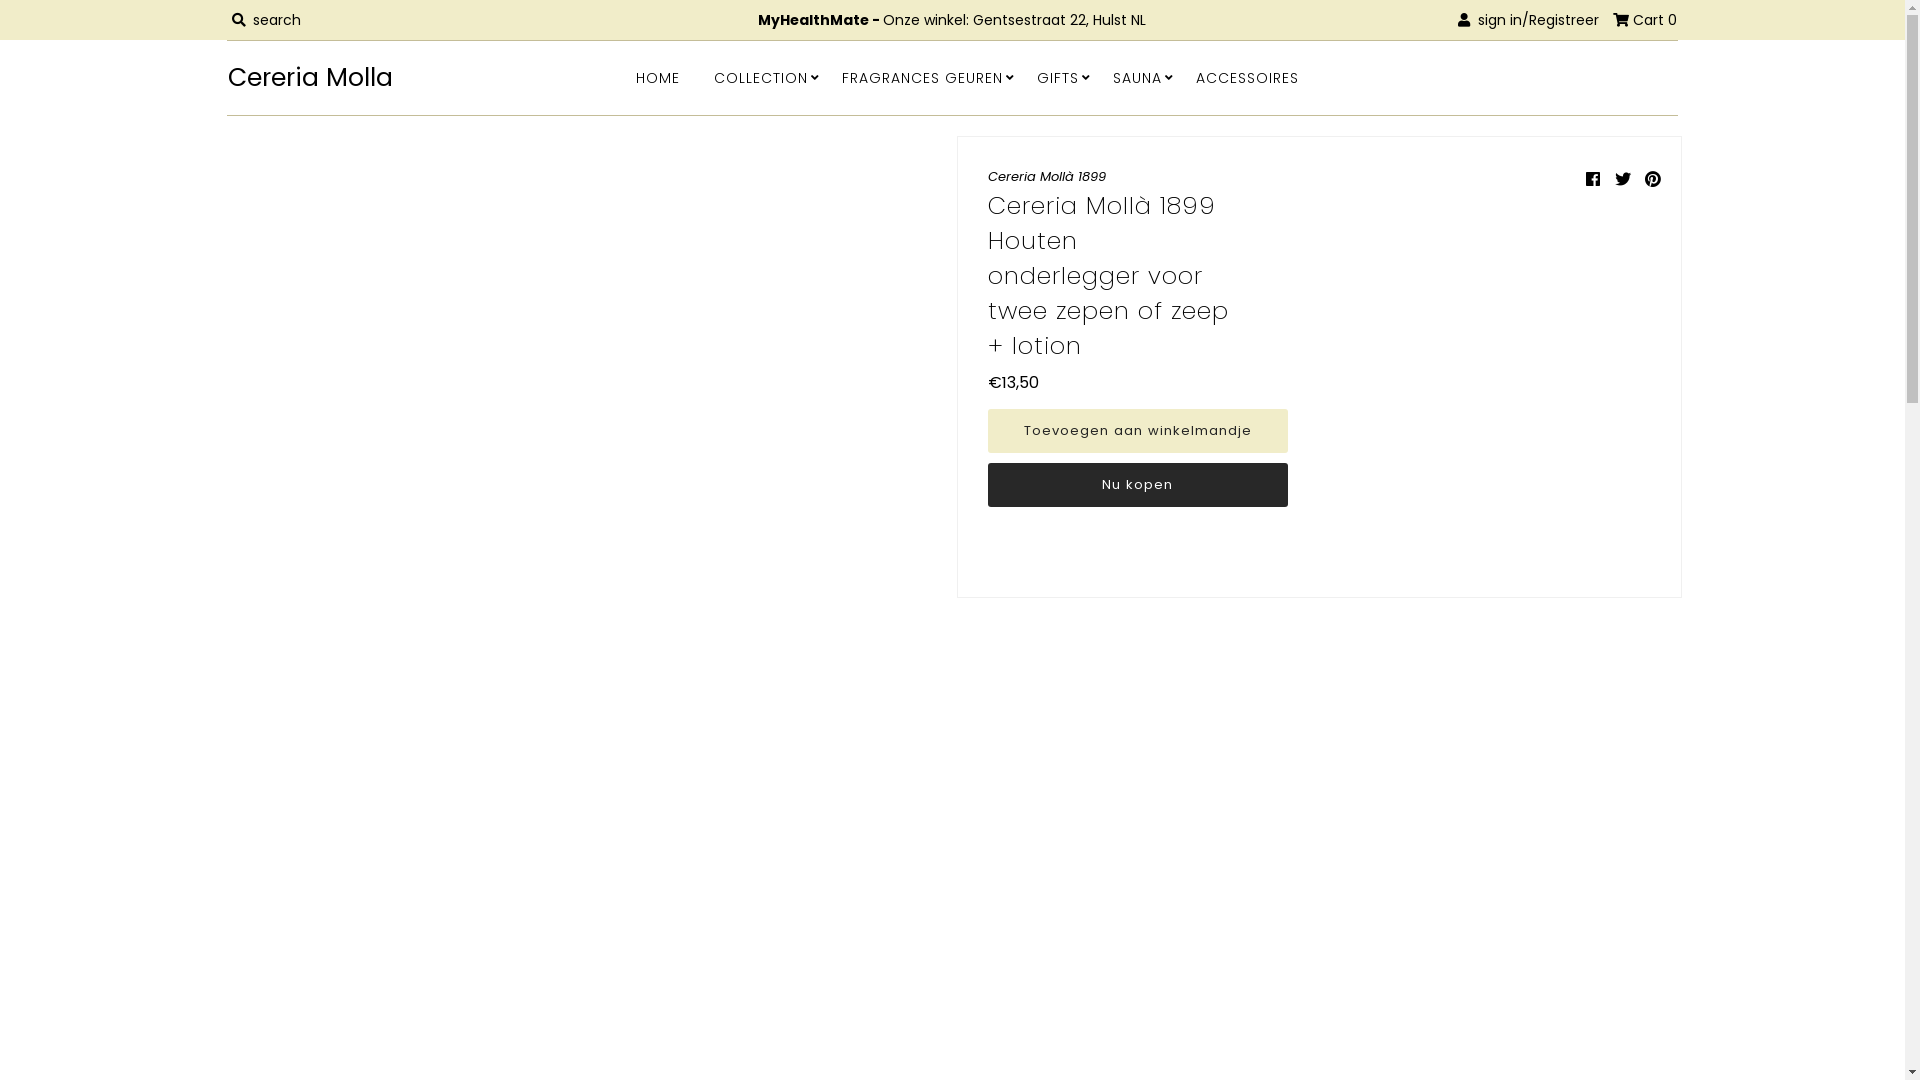 The width and height of the screenshot is (1920, 1080). What do you see at coordinates (1137, 76) in the screenshot?
I see `'SAUNA'` at bounding box center [1137, 76].